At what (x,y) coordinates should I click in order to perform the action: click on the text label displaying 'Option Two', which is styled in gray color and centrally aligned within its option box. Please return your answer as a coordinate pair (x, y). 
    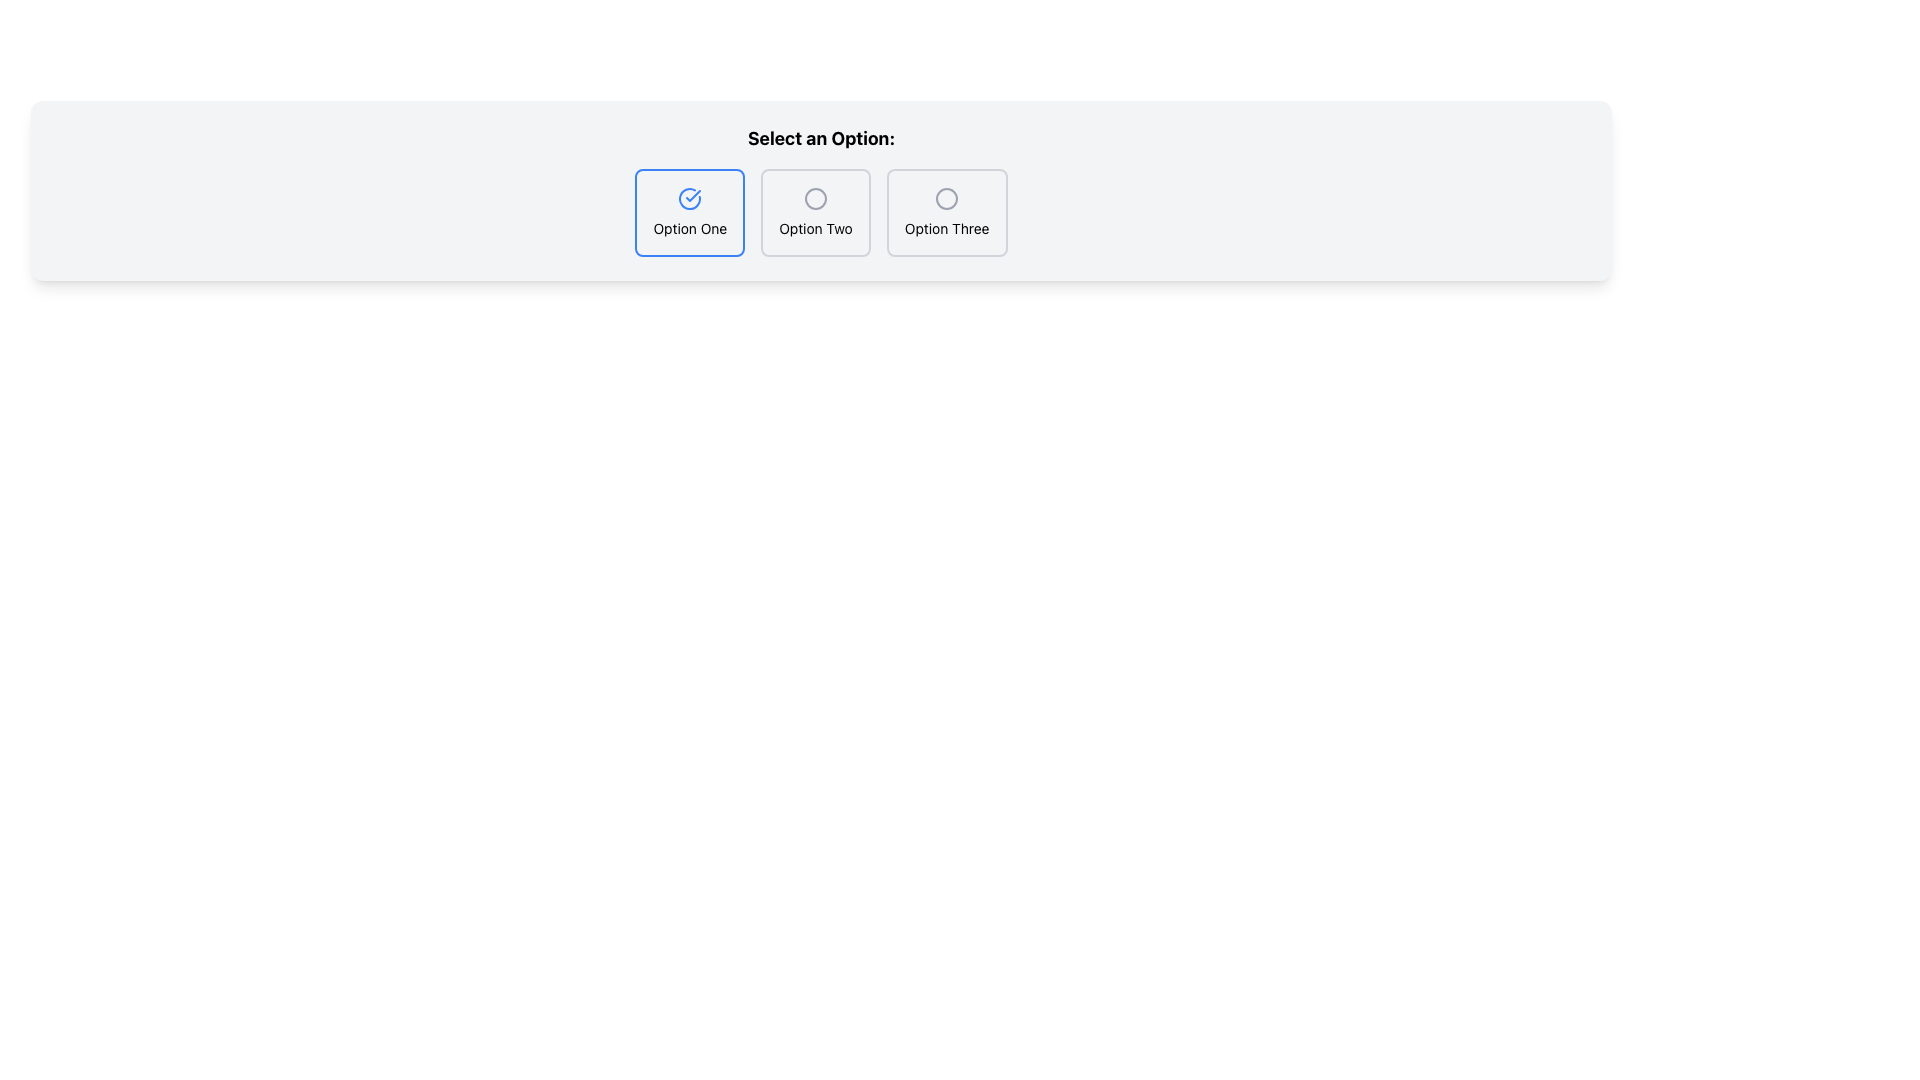
    Looking at the image, I should click on (816, 227).